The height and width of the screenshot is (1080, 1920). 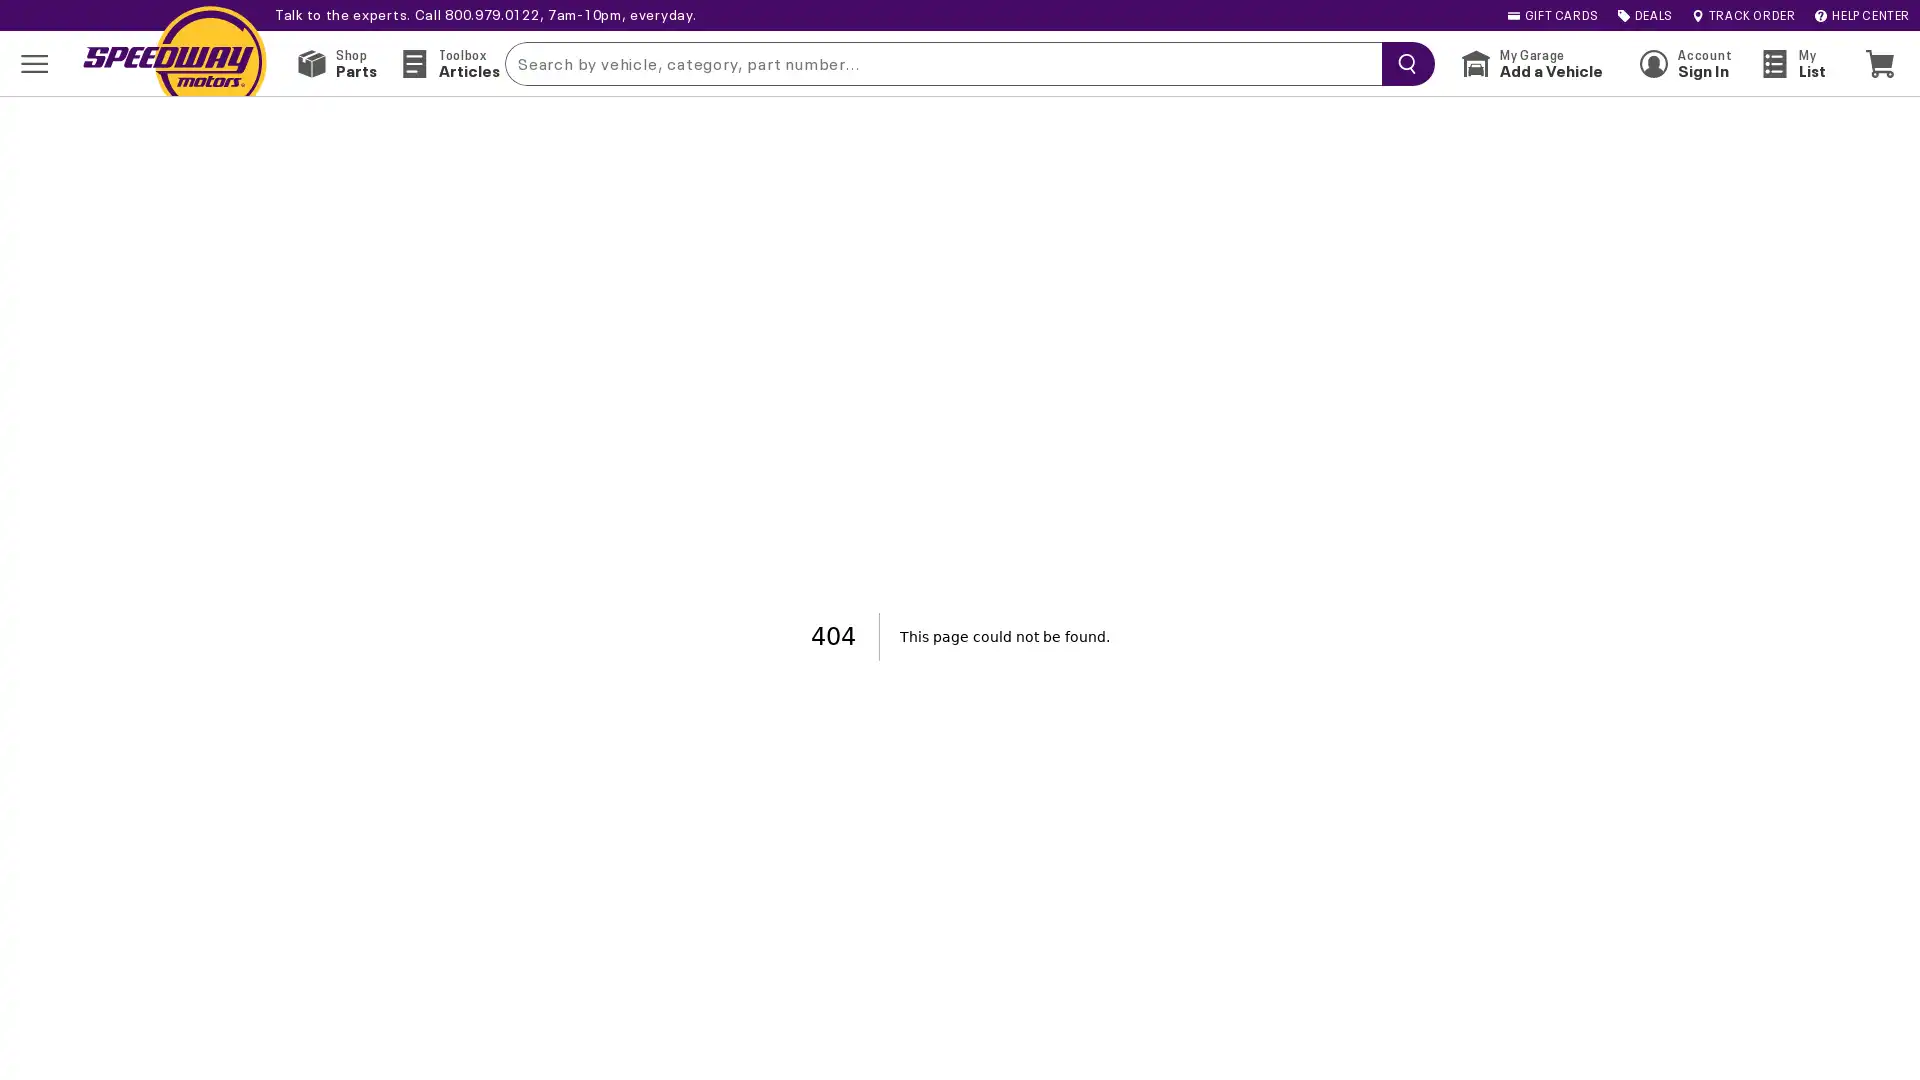 What do you see at coordinates (1530, 62) in the screenshot?
I see `My Garage Add a Vehicle` at bounding box center [1530, 62].